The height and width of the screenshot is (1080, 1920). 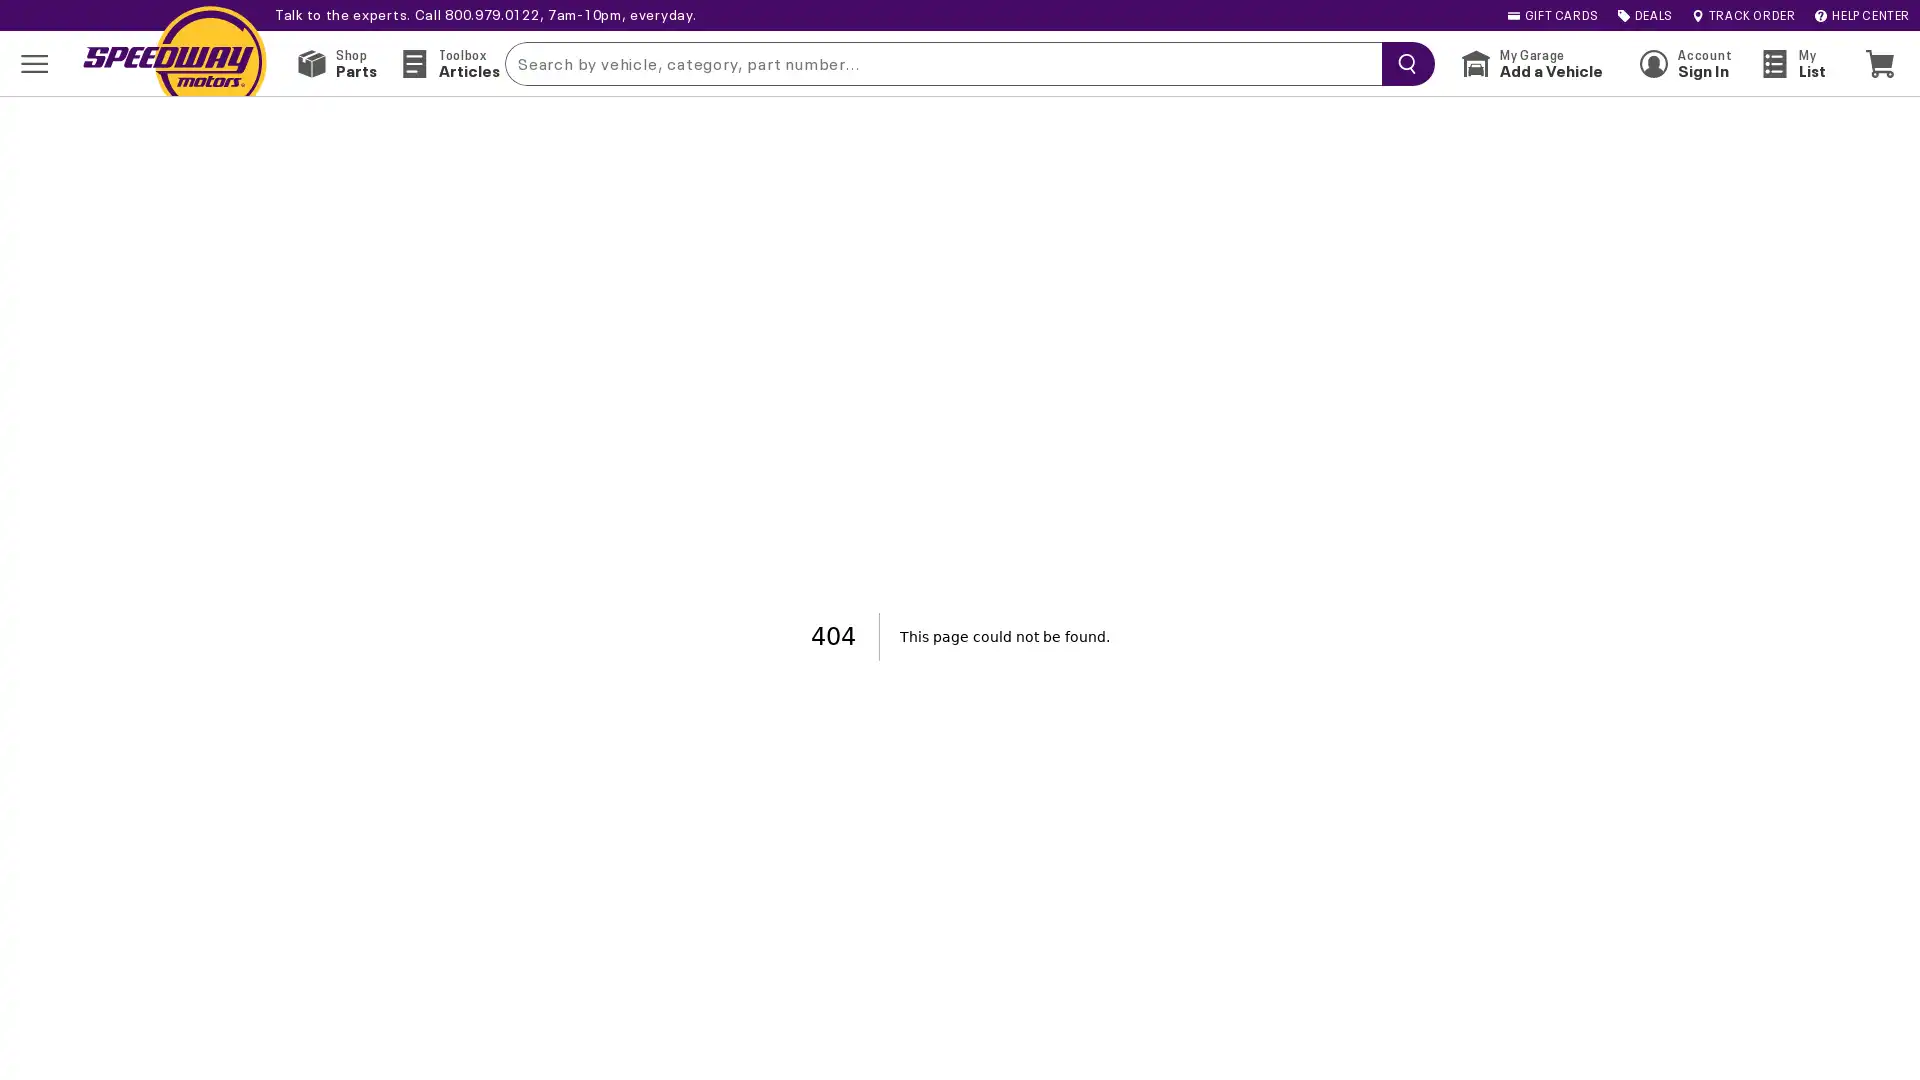 What do you see at coordinates (1530, 62) in the screenshot?
I see `My Garage Add a Vehicle` at bounding box center [1530, 62].